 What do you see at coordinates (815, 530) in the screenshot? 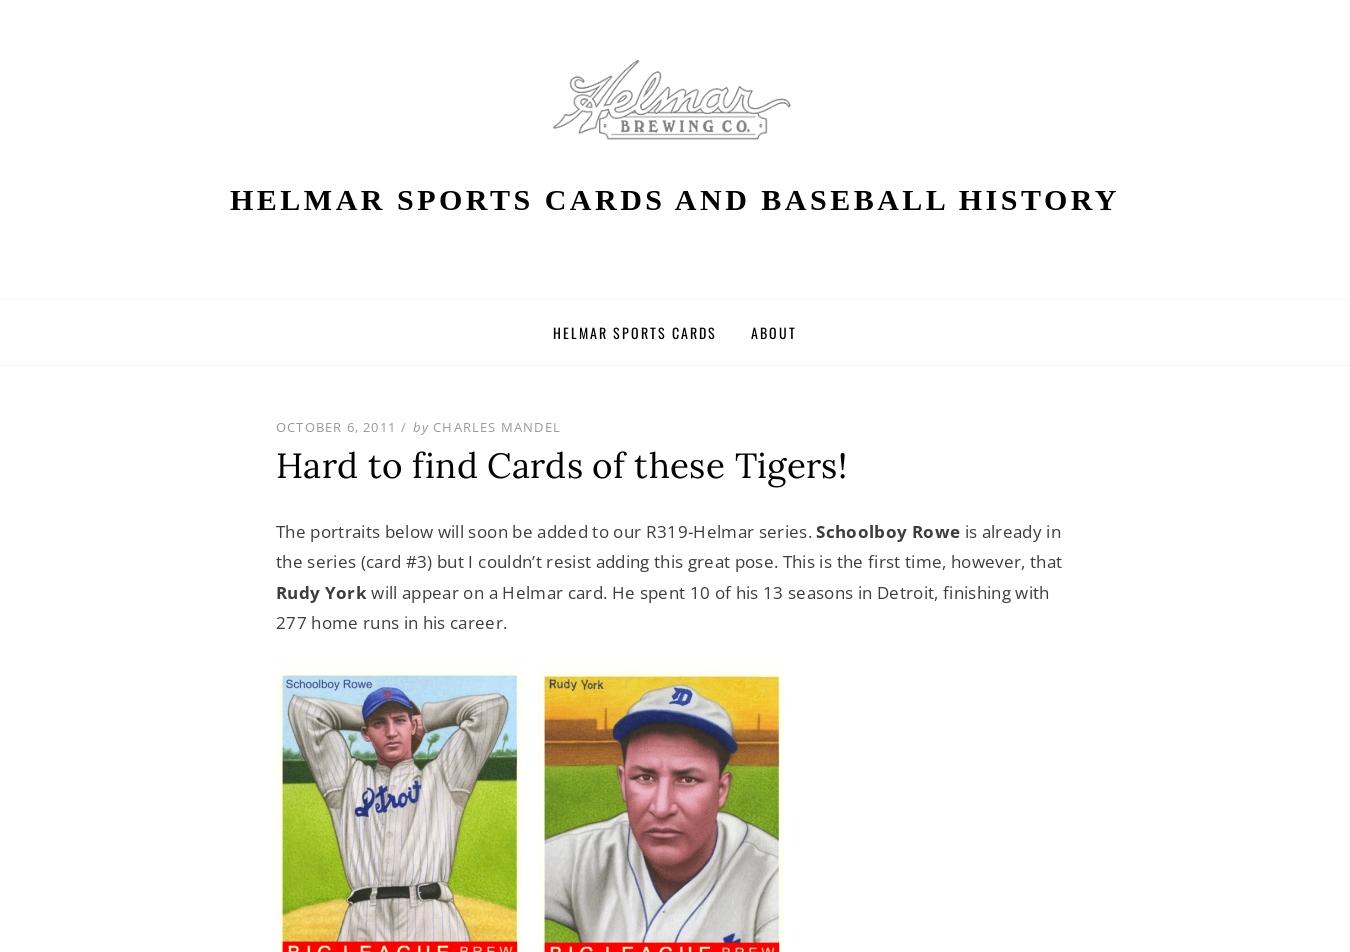
I see `'Schoolboy Rowe'` at bounding box center [815, 530].